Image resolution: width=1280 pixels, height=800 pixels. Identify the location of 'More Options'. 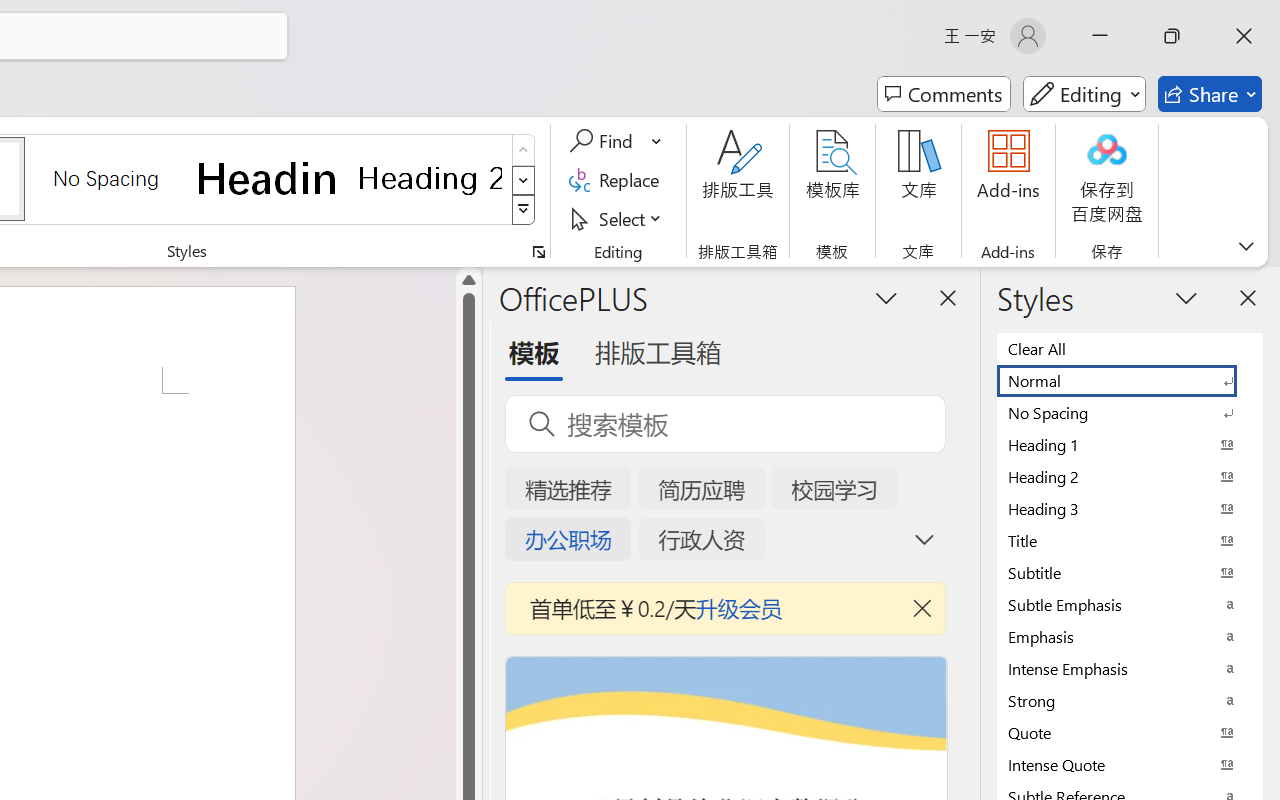
(657, 141).